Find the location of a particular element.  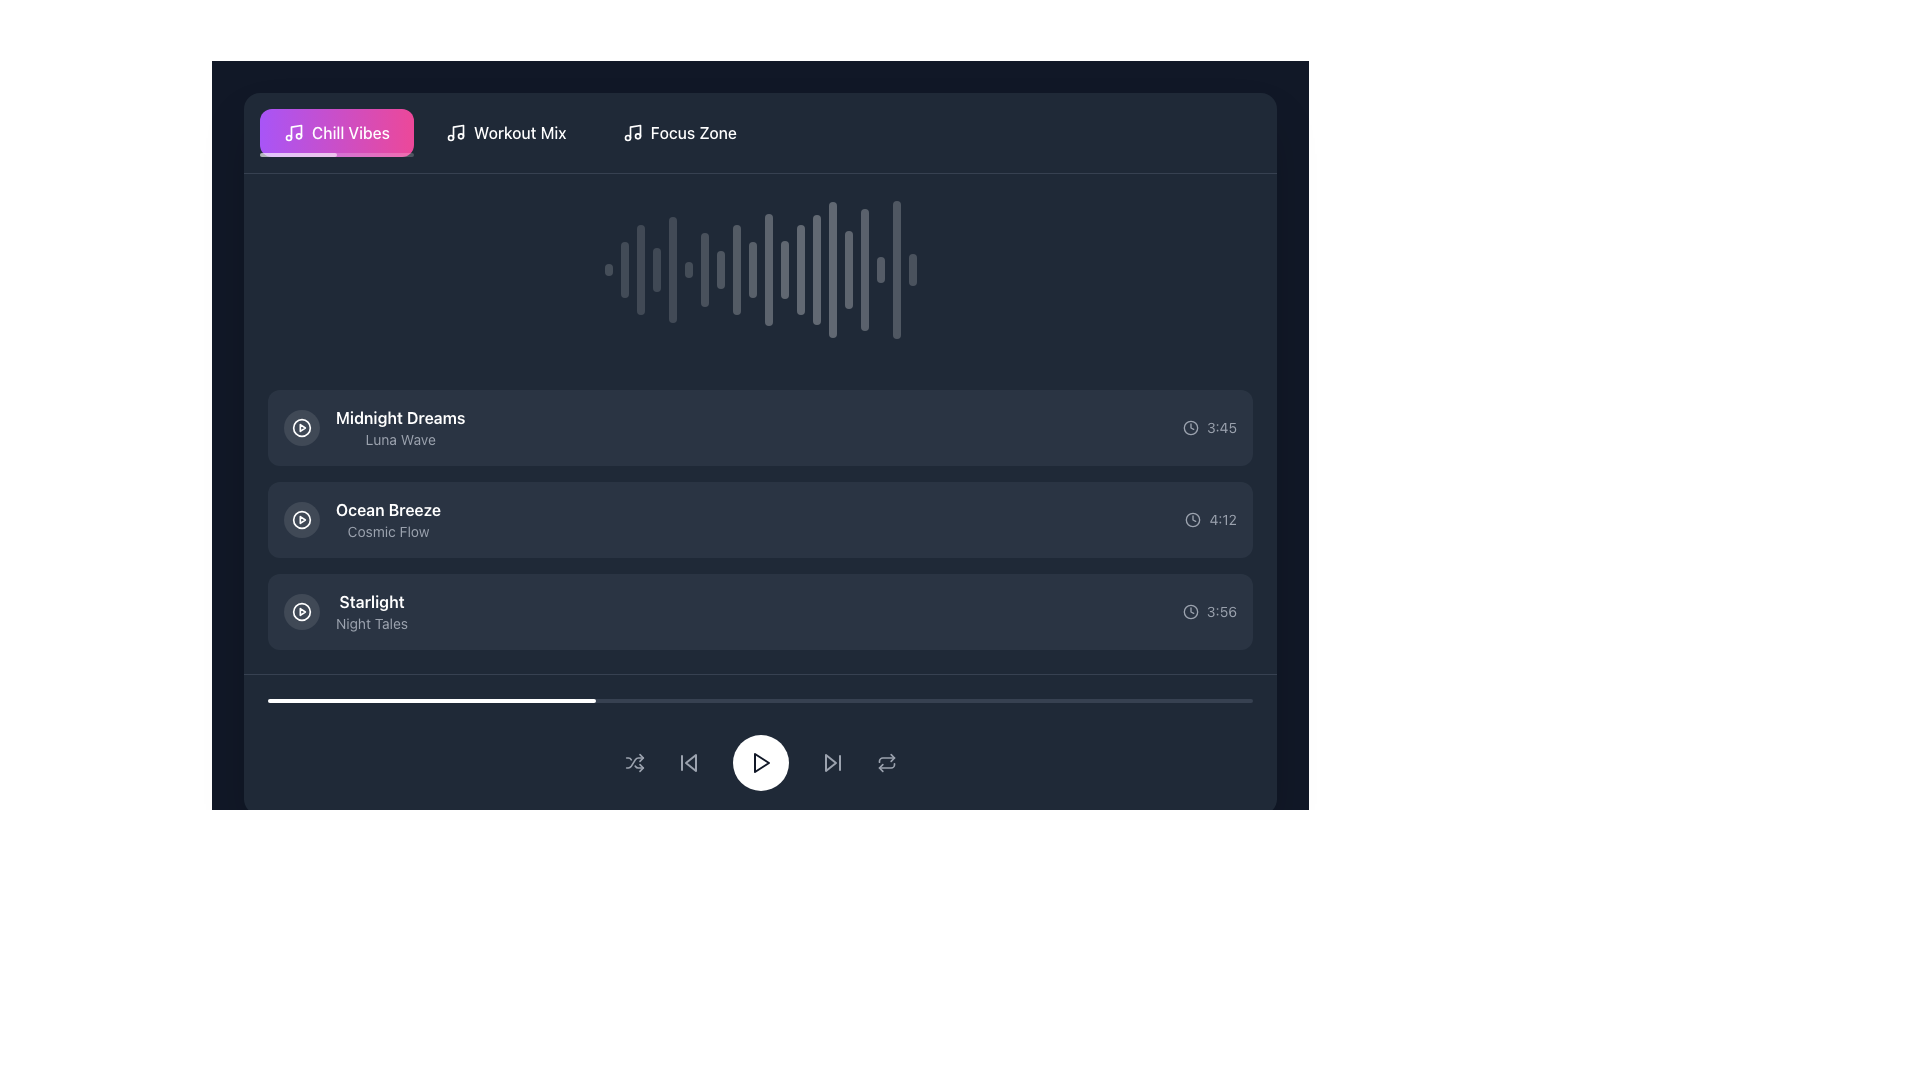

vertical line of the music note icon located near the upper-left corner of the interface, which represents the 'Chill Vibes' section is located at coordinates (634, 131).